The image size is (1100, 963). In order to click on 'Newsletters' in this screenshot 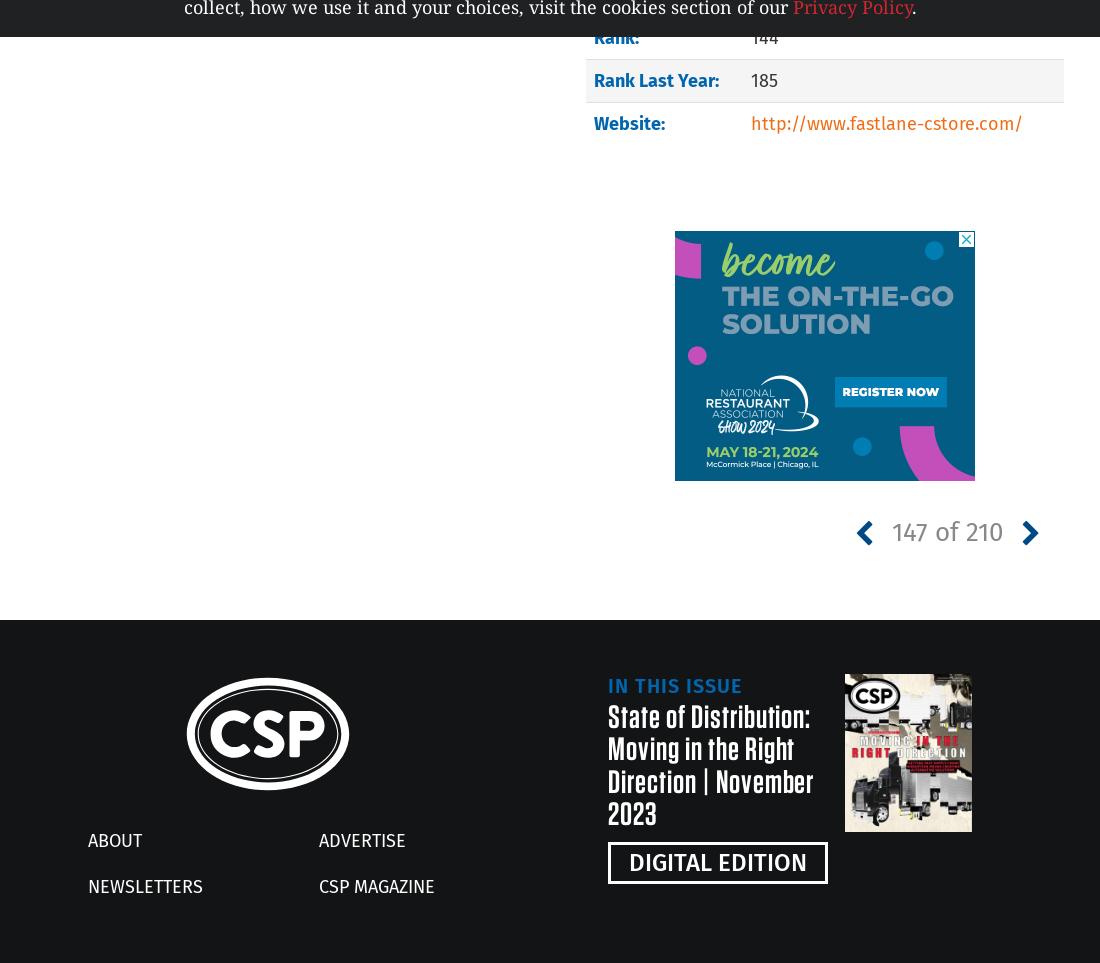, I will do `click(144, 886)`.